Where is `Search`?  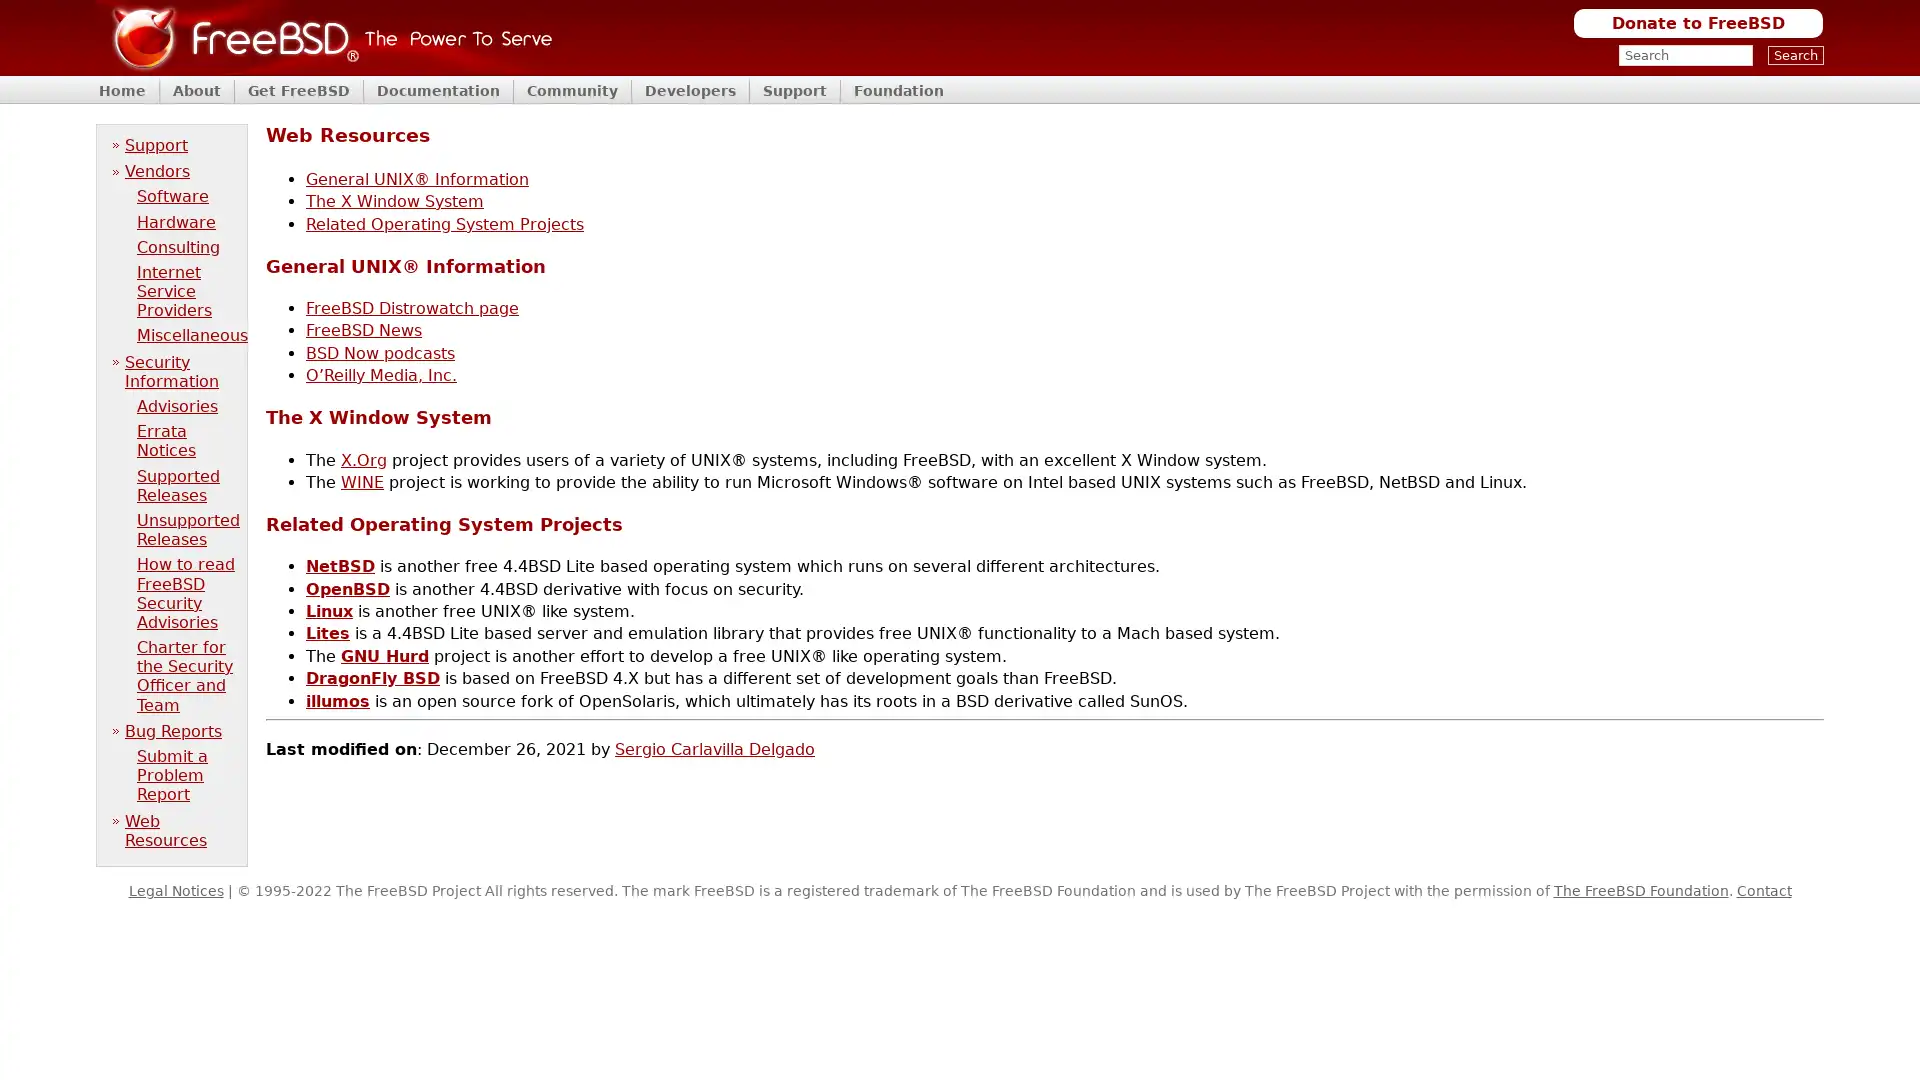
Search is located at coordinates (1795, 54).